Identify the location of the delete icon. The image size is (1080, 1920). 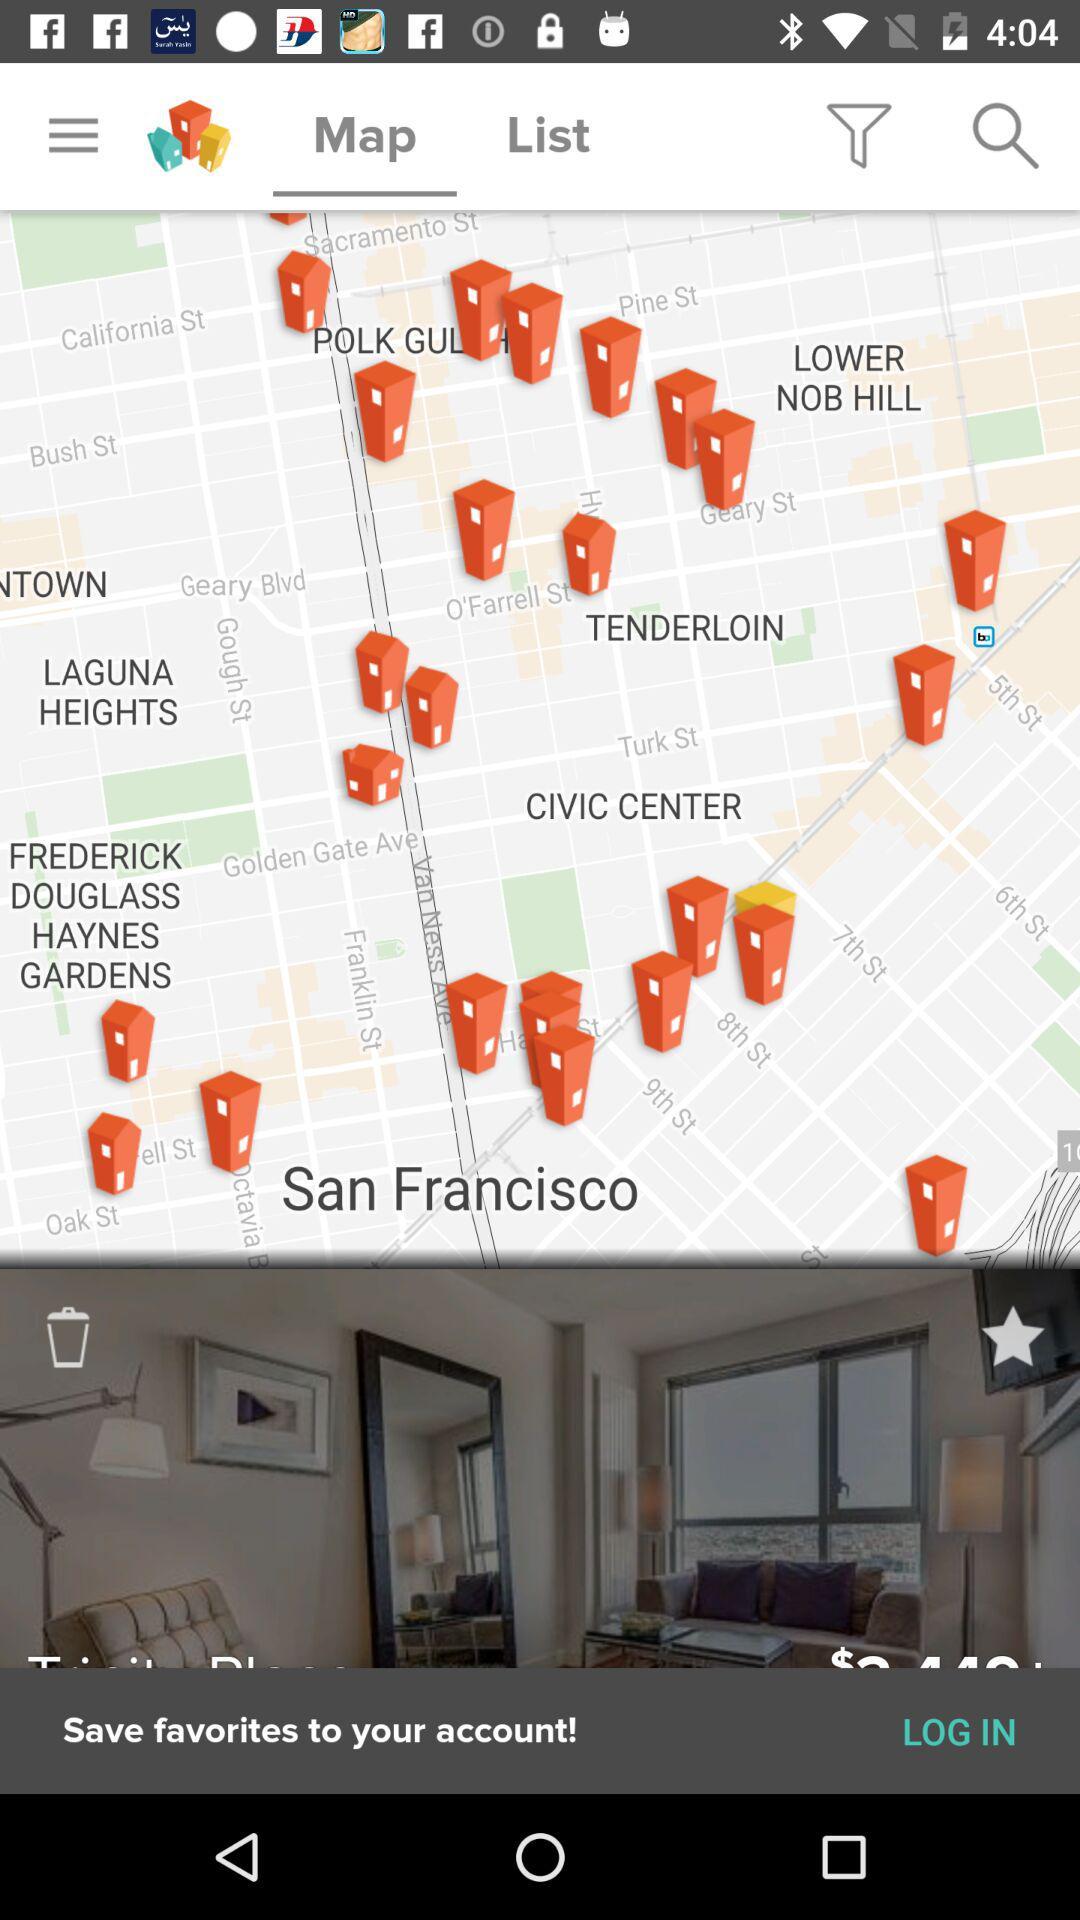
(67, 1337).